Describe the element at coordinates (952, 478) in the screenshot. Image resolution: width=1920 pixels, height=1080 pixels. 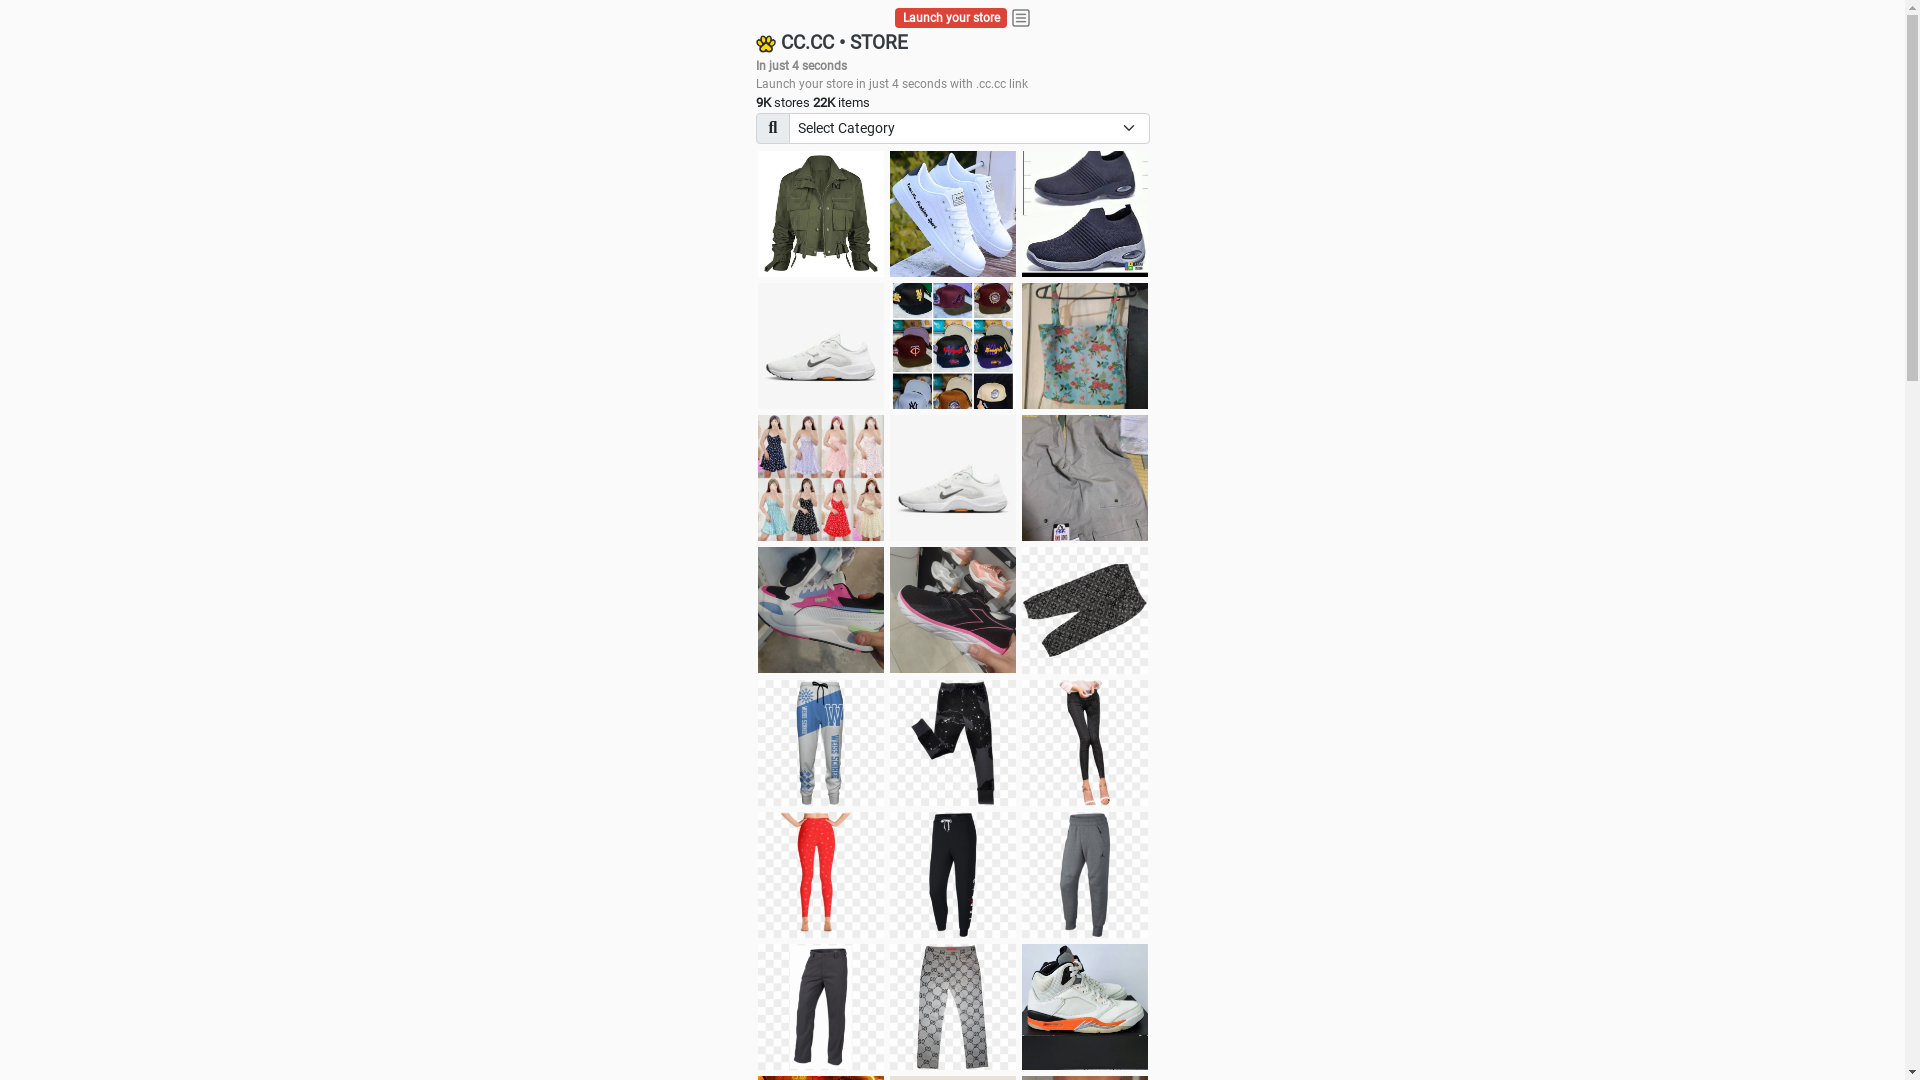
I see `'Shoes'` at that location.